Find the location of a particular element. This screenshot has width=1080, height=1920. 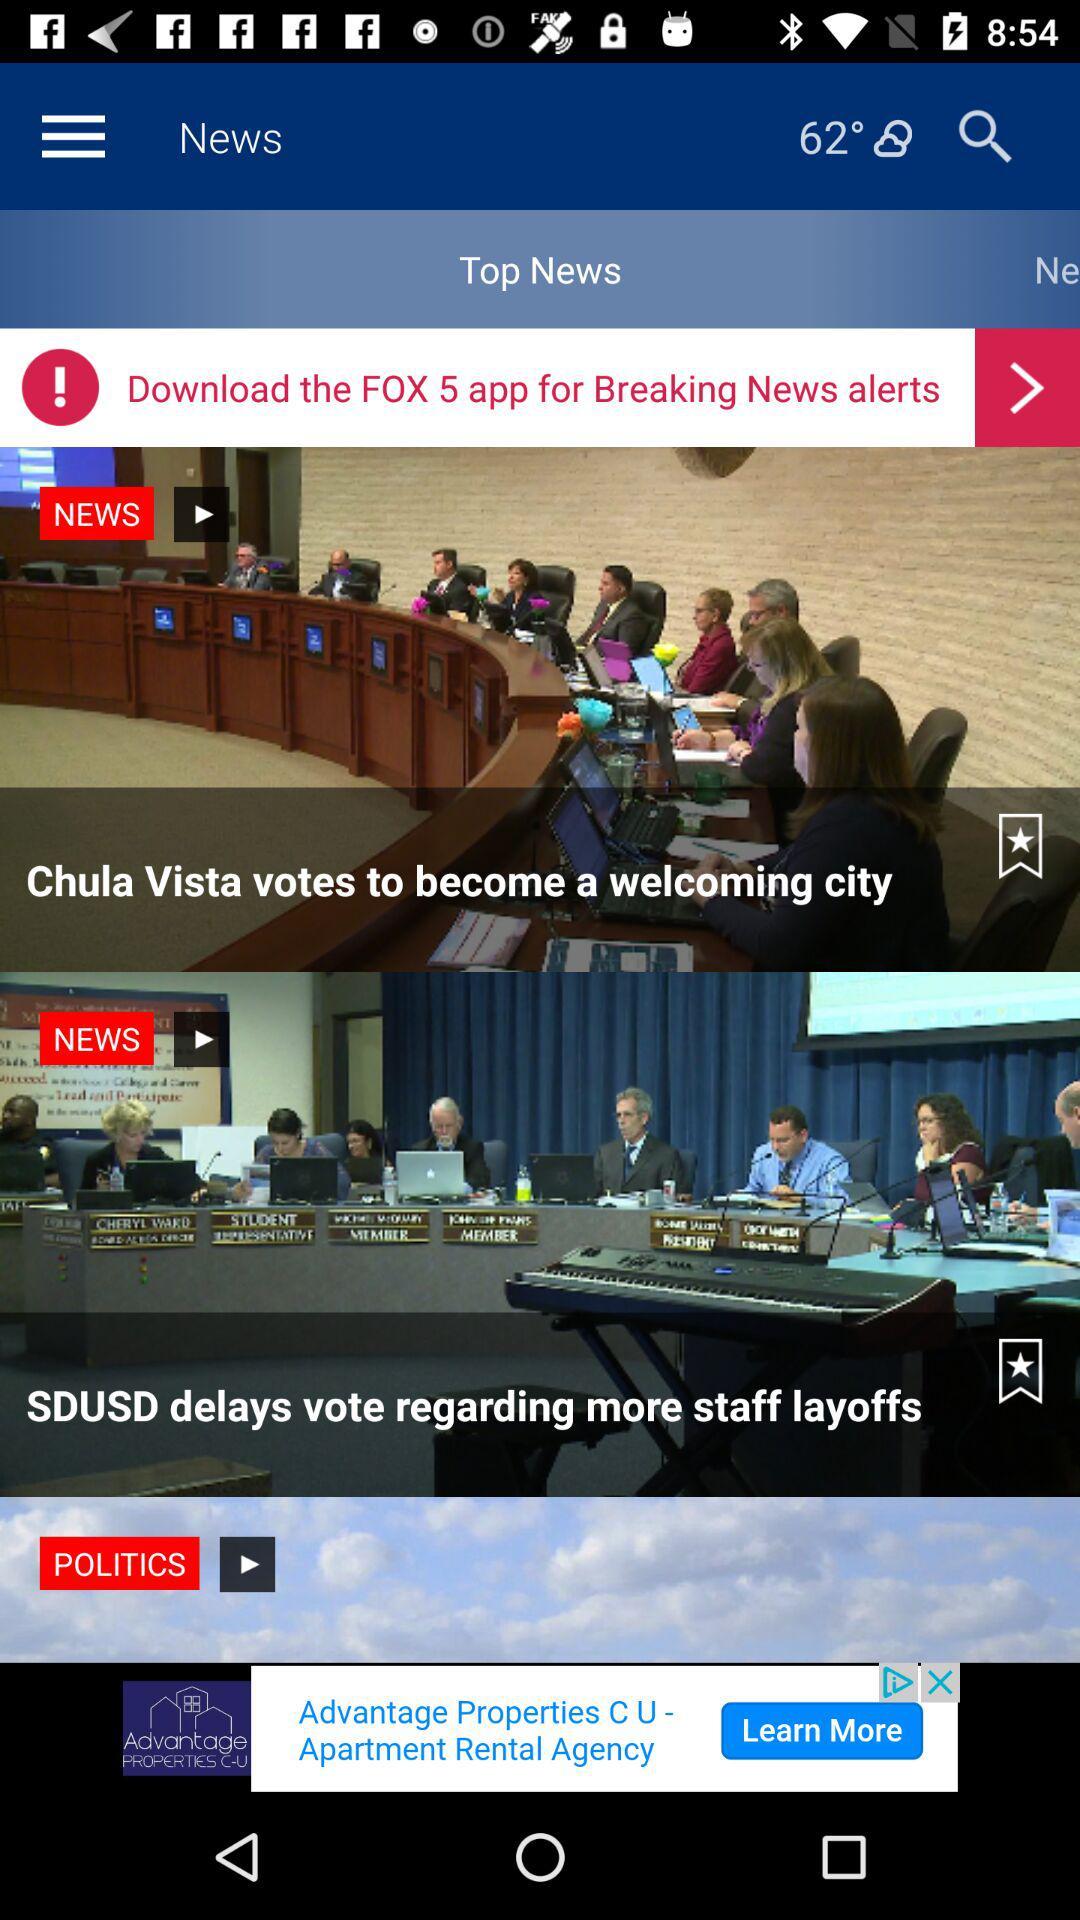

the search icon is located at coordinates (984, 135).